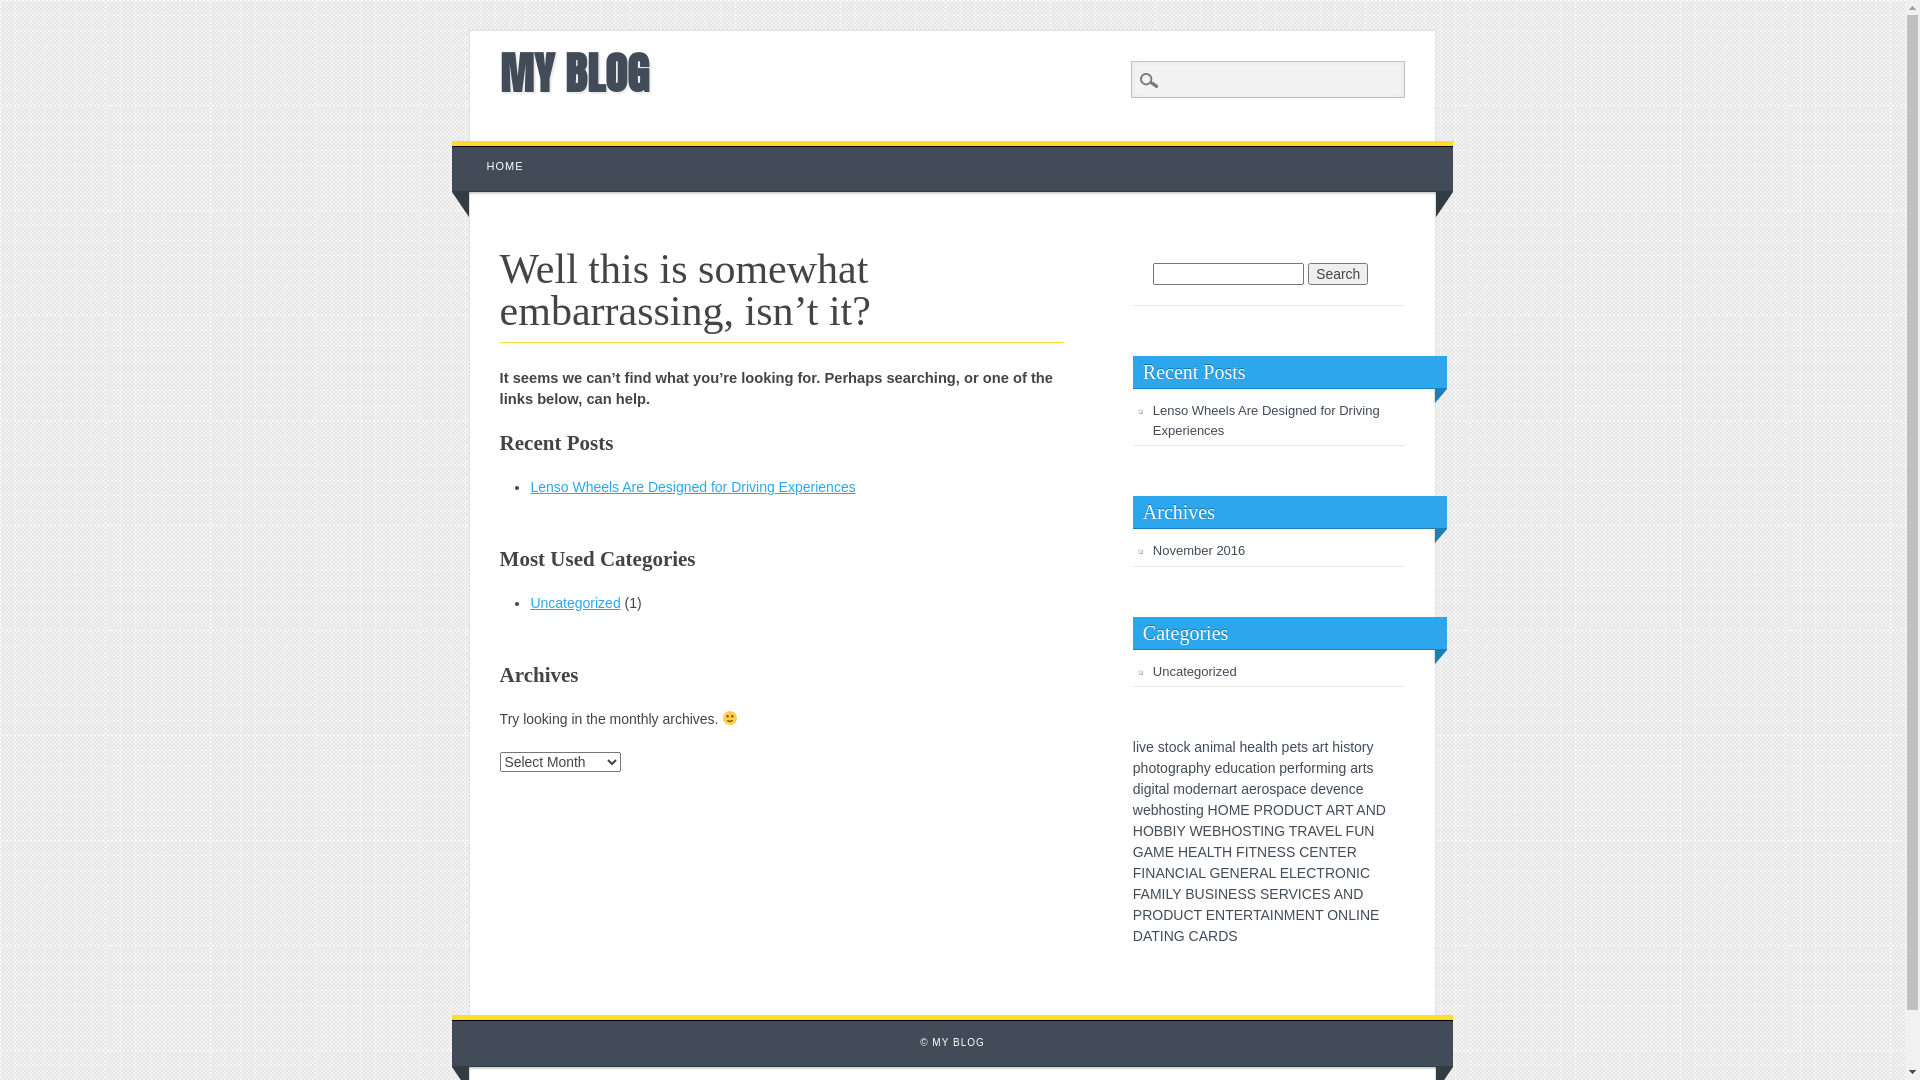 Image resolution: width=1920 pixels, height=1080 pixels. I want to click on 'E', so click(1284, 871).